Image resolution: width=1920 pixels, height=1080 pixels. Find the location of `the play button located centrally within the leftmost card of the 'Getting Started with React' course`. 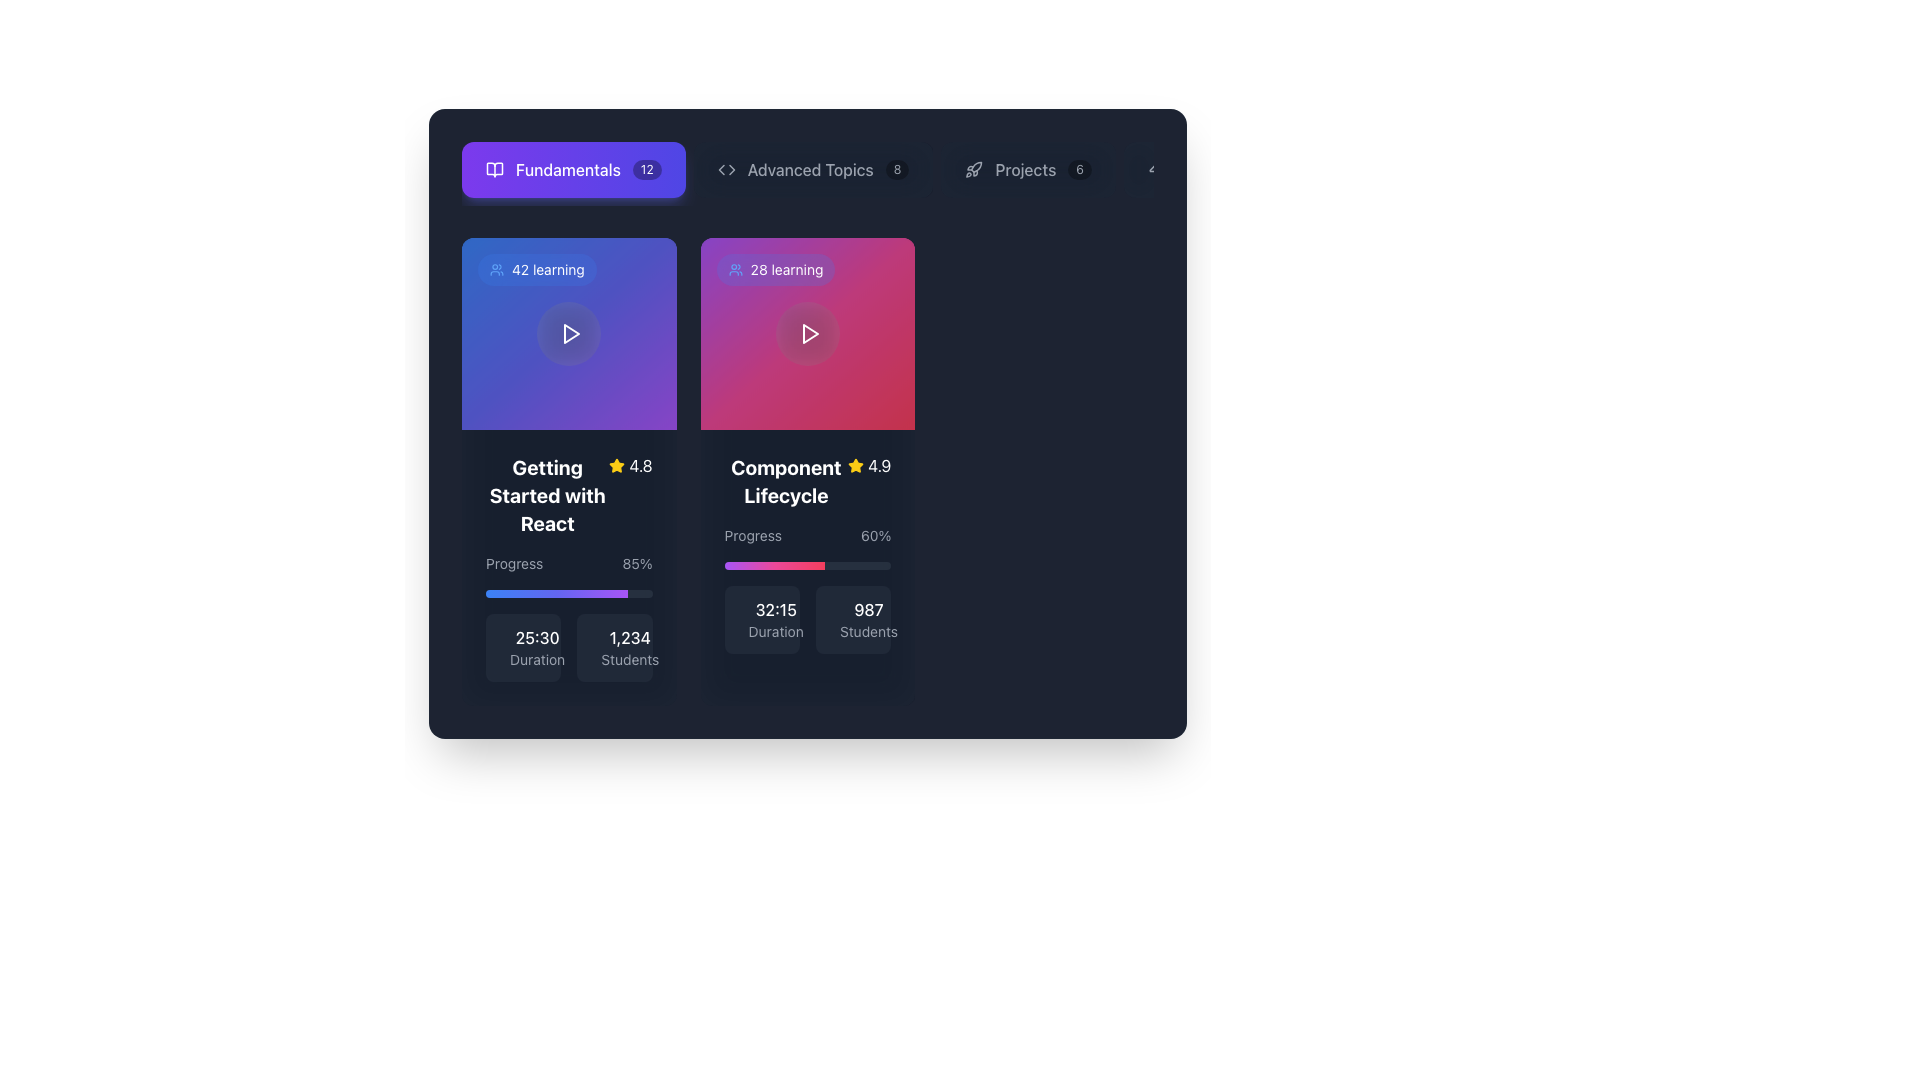

the play button located centrally within the leftmost card of the 'Getting Started with React' course is located at coordinates (570, 333).